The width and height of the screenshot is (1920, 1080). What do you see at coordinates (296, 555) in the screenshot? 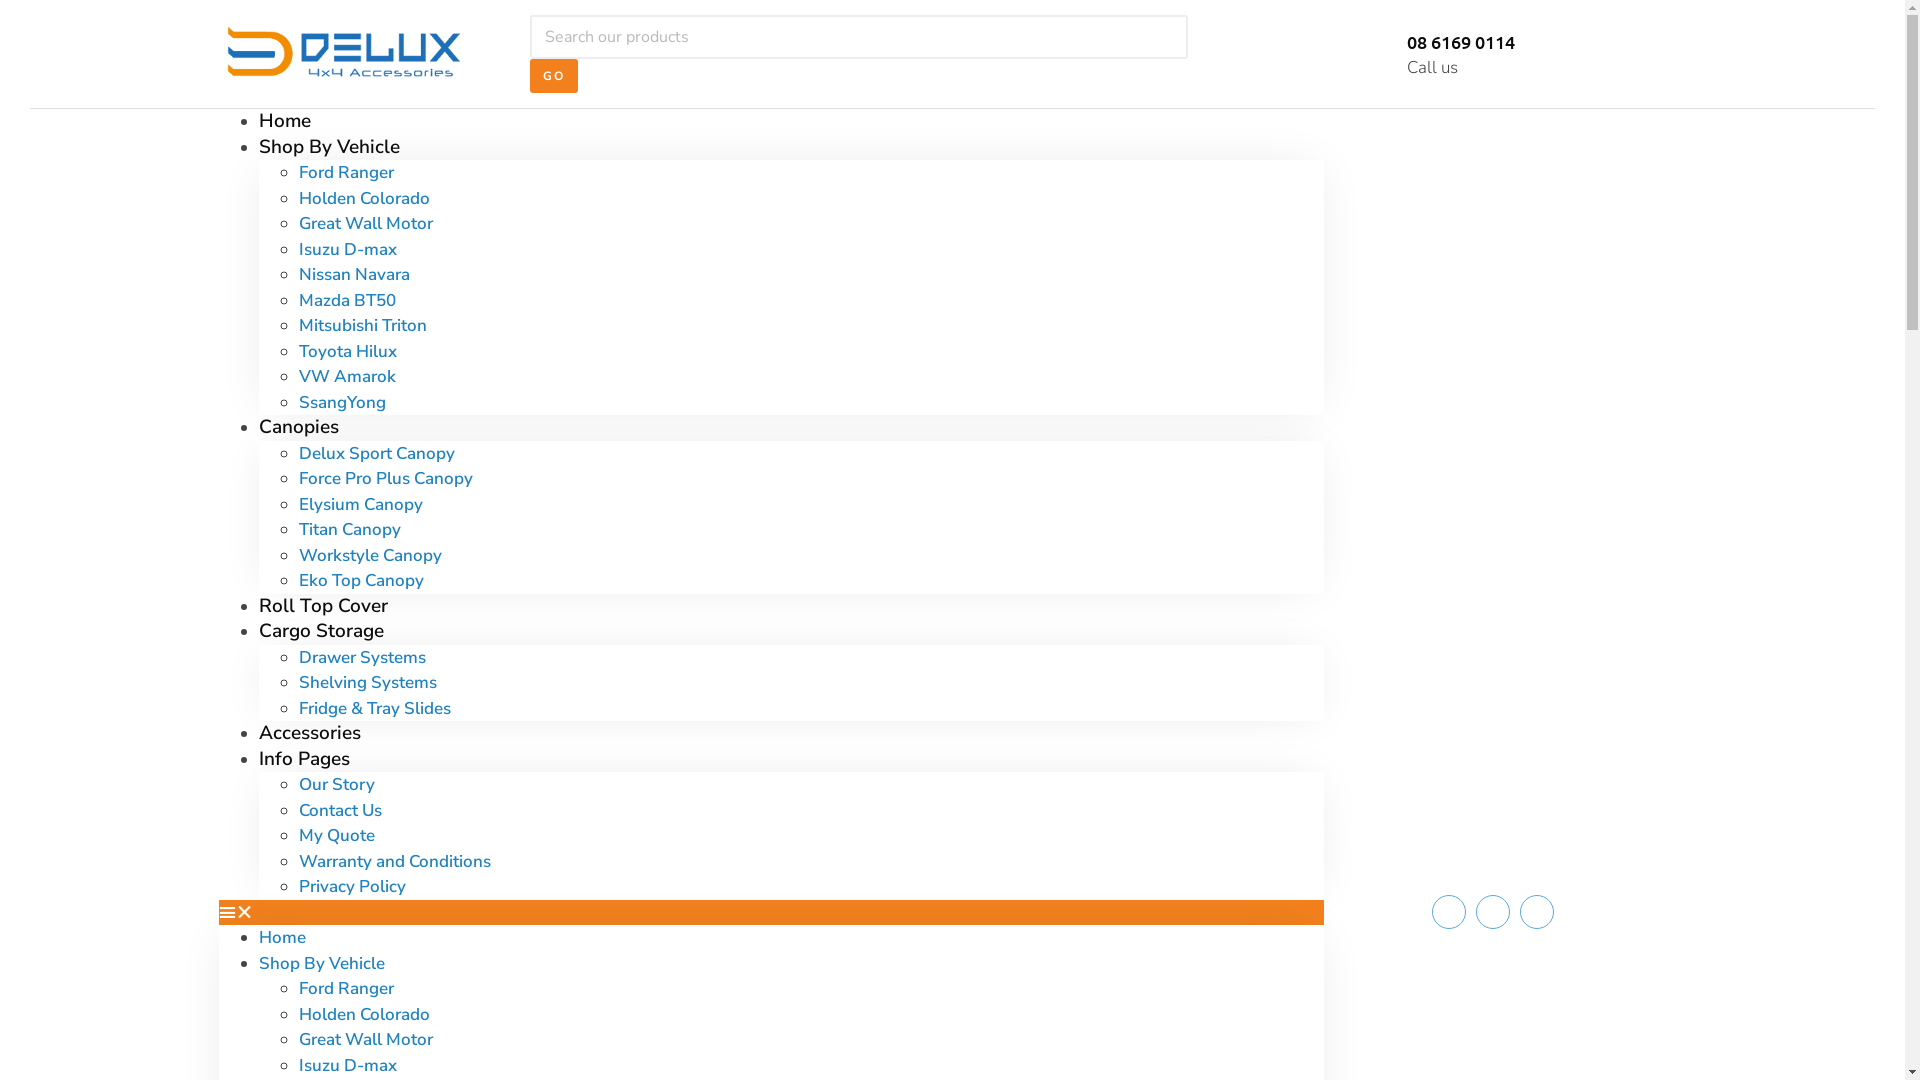
I see `'Workstyle Canopy'` at bounding box center [296, 555].